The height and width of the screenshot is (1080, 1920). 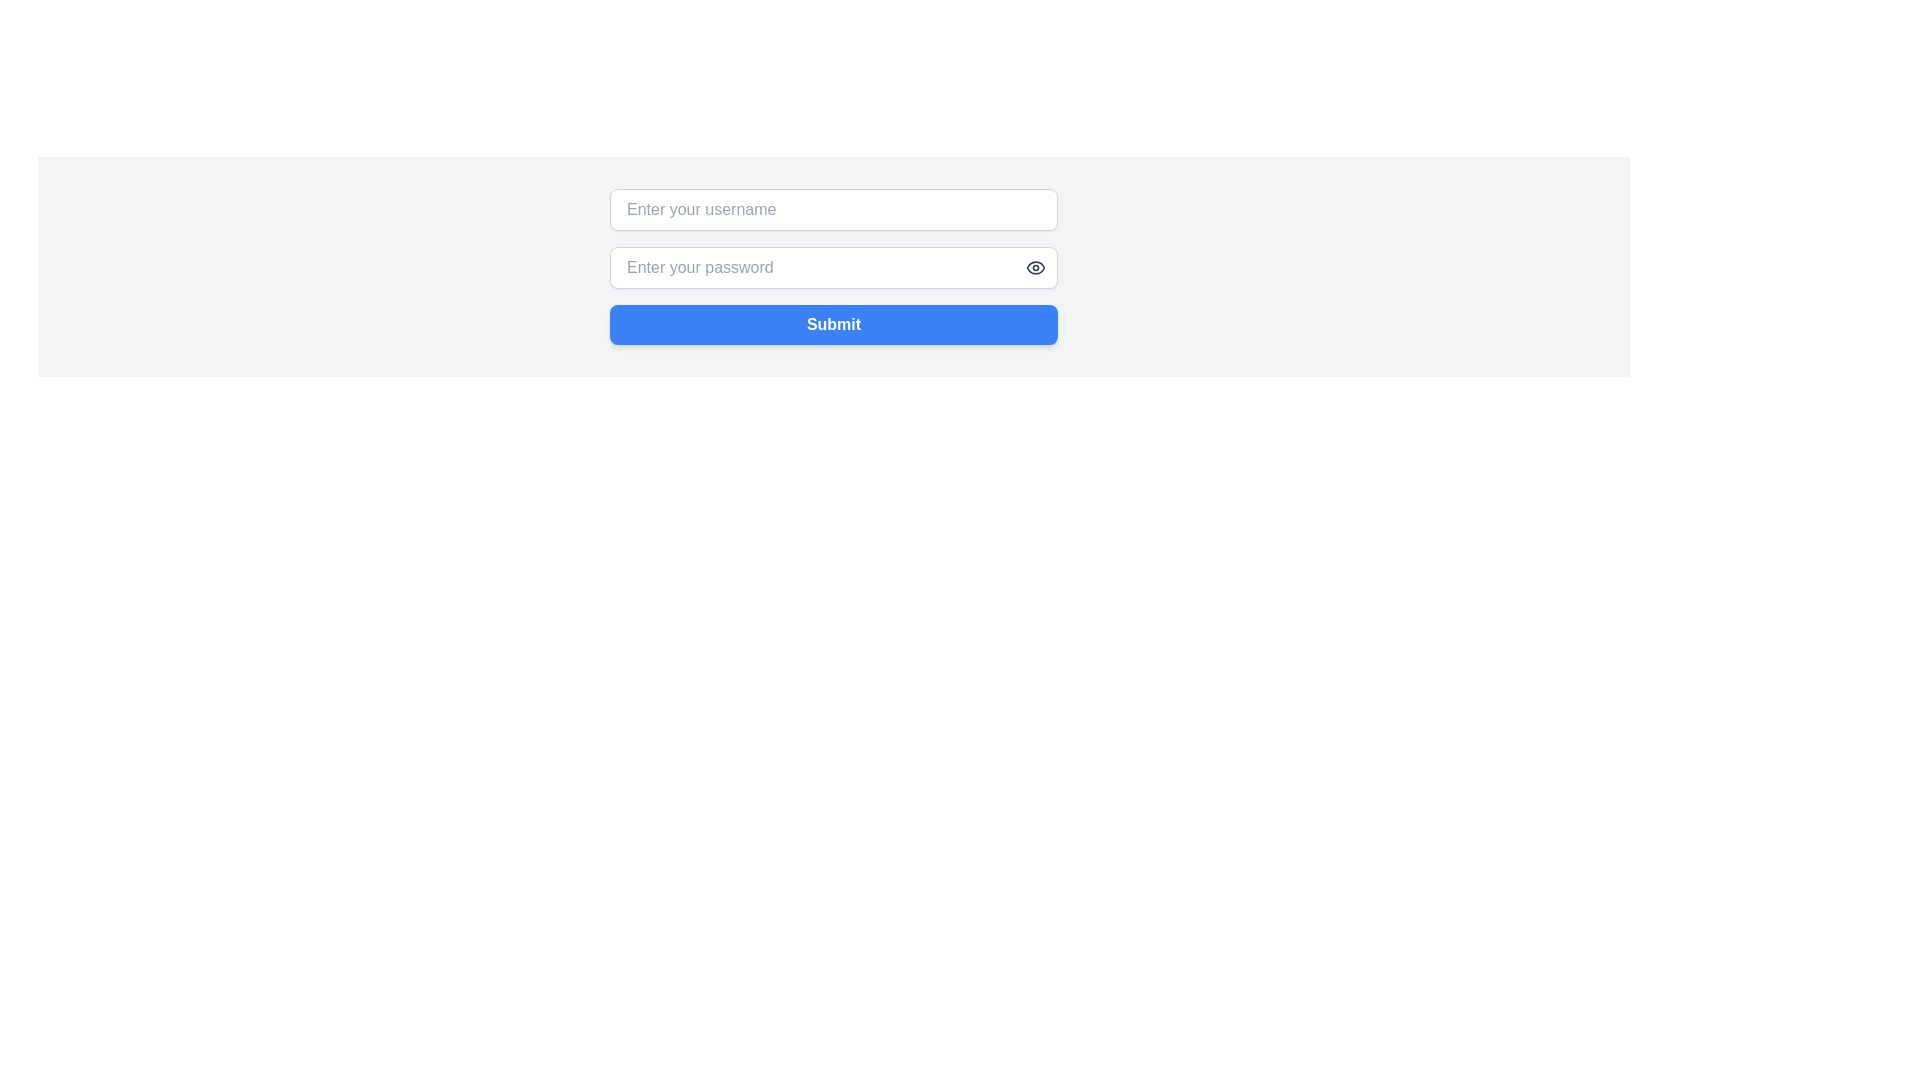 I want to click on the submit button located below the input fields, so click(x=834, y=323).